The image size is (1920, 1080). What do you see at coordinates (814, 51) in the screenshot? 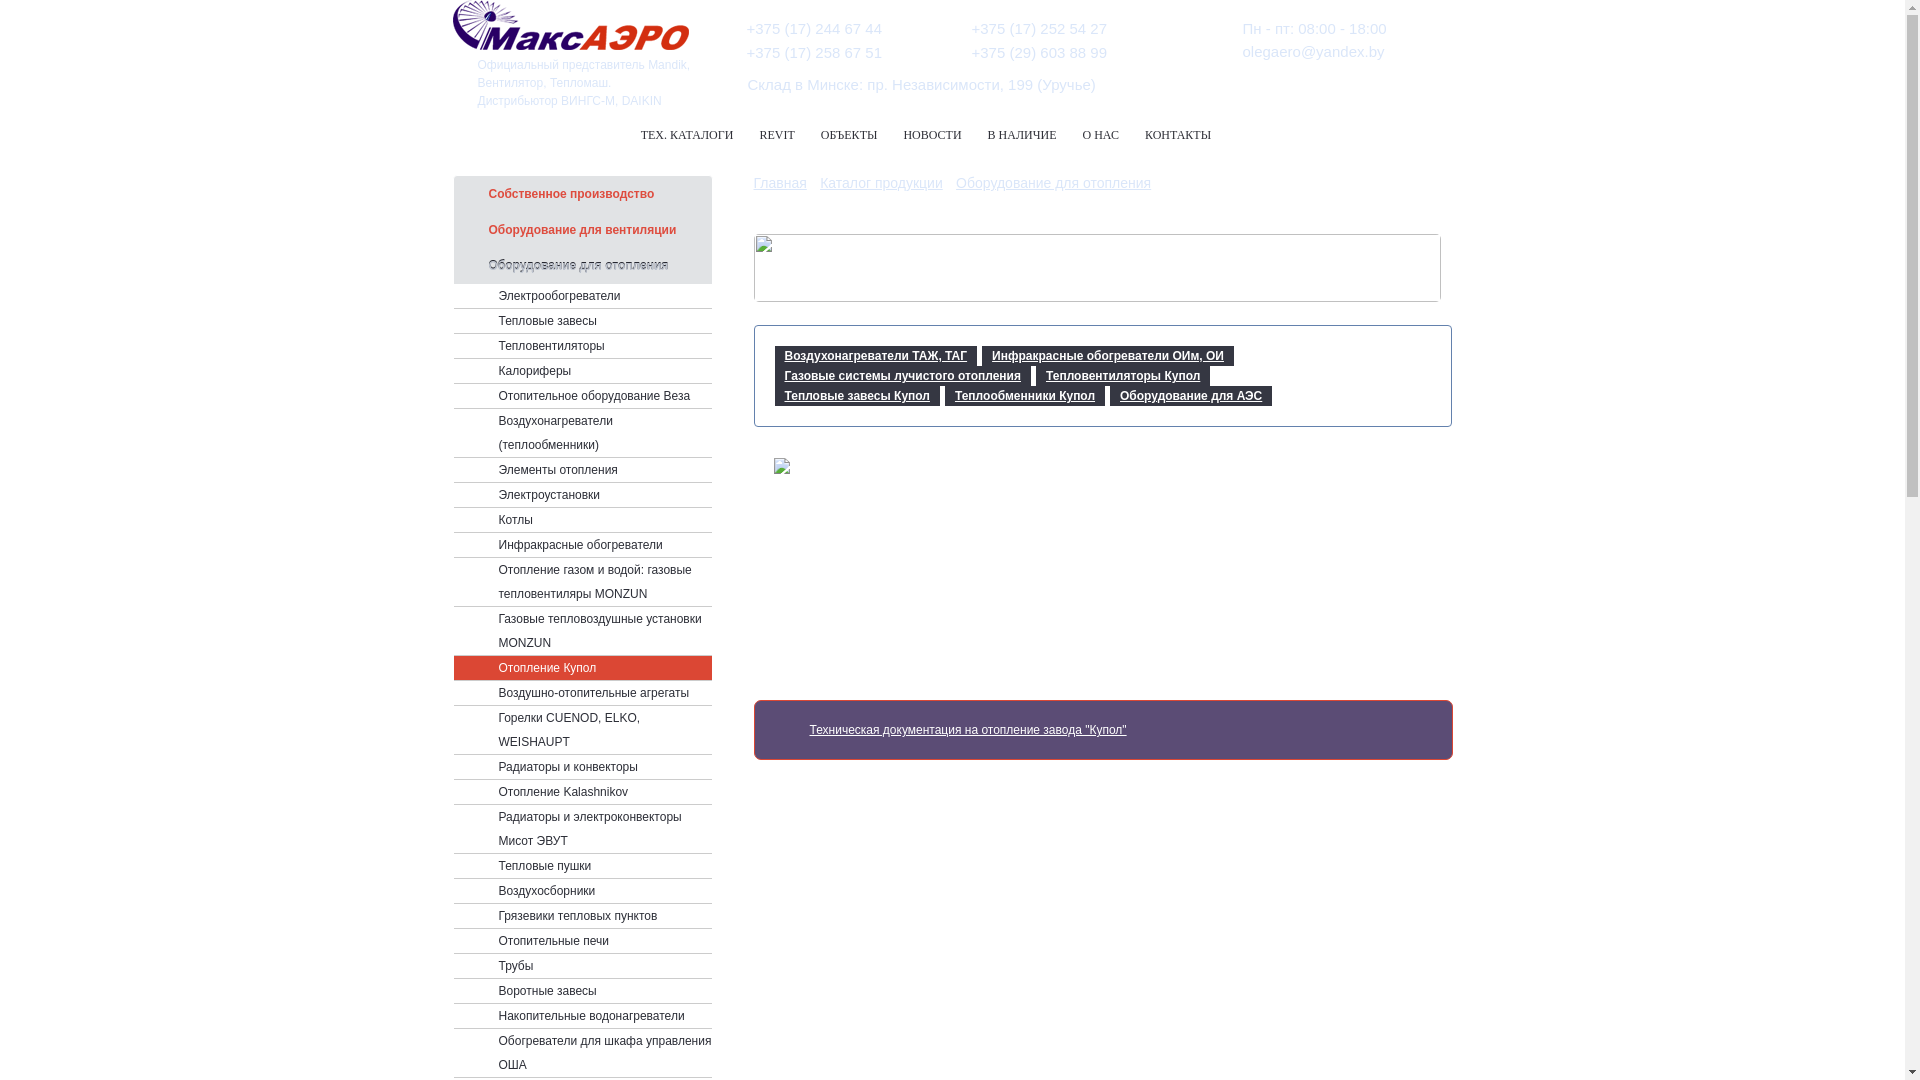
I see `'+375 (17) 258 67 51'` at bounding box center [814, 51].